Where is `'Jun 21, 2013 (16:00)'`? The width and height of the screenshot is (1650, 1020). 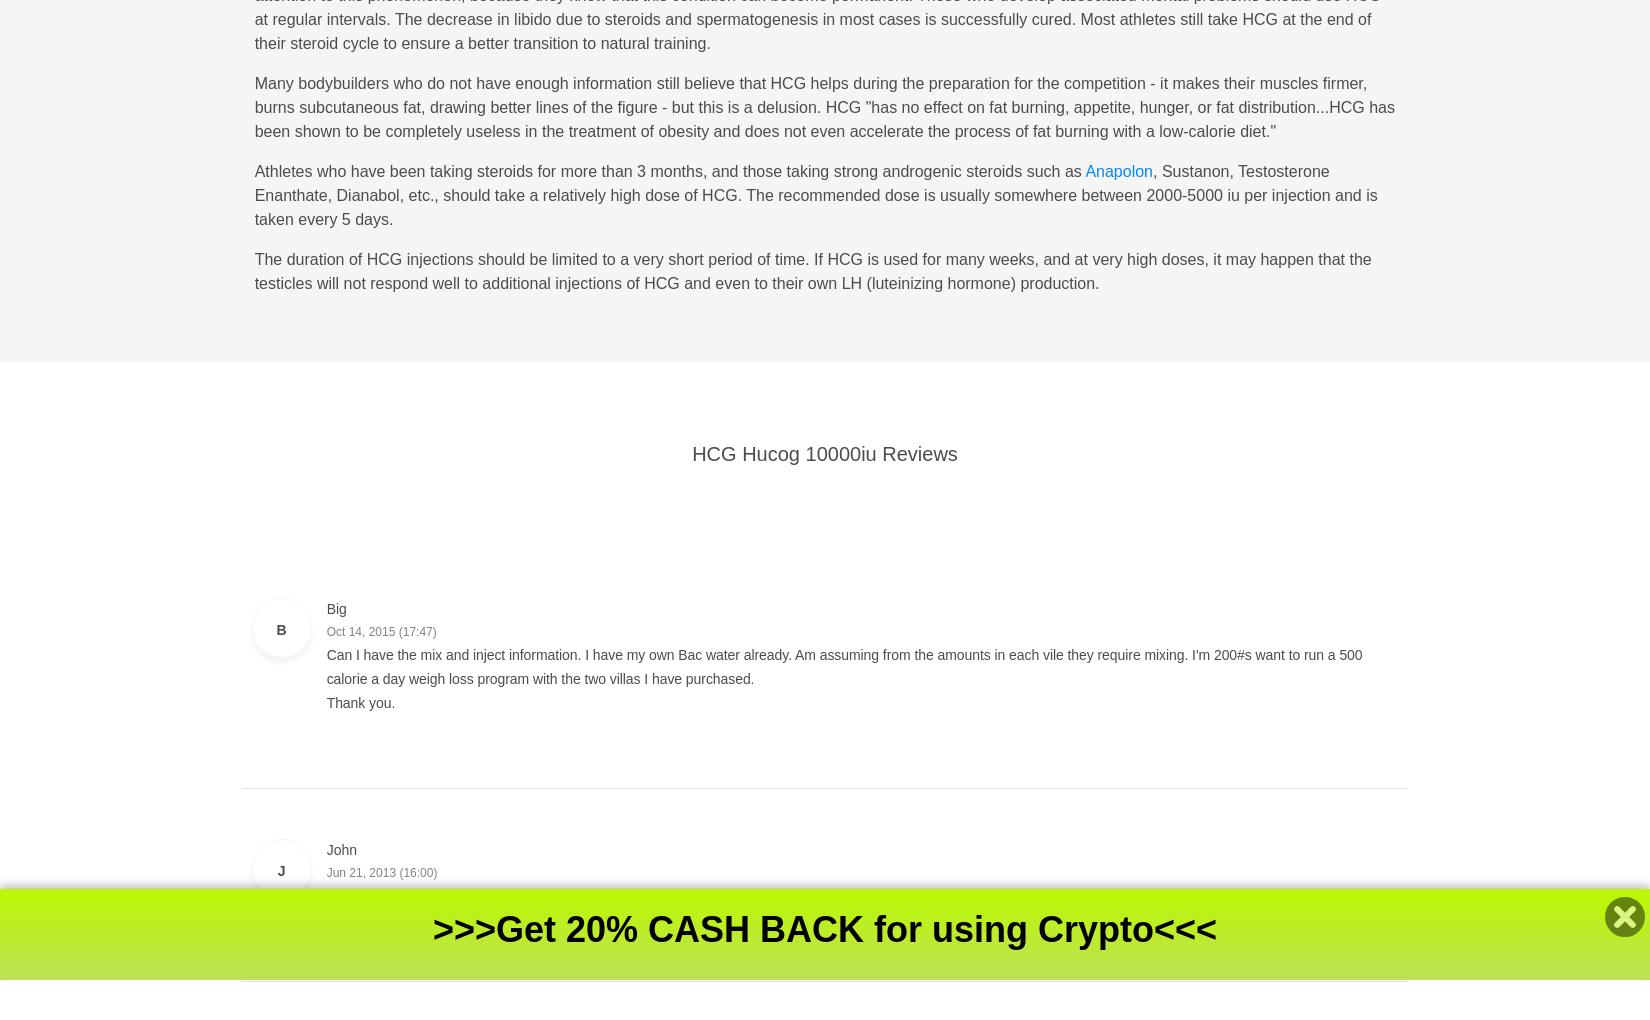
'Jun 21, 2013 (16:00)' is located at coordinates (381, 872).